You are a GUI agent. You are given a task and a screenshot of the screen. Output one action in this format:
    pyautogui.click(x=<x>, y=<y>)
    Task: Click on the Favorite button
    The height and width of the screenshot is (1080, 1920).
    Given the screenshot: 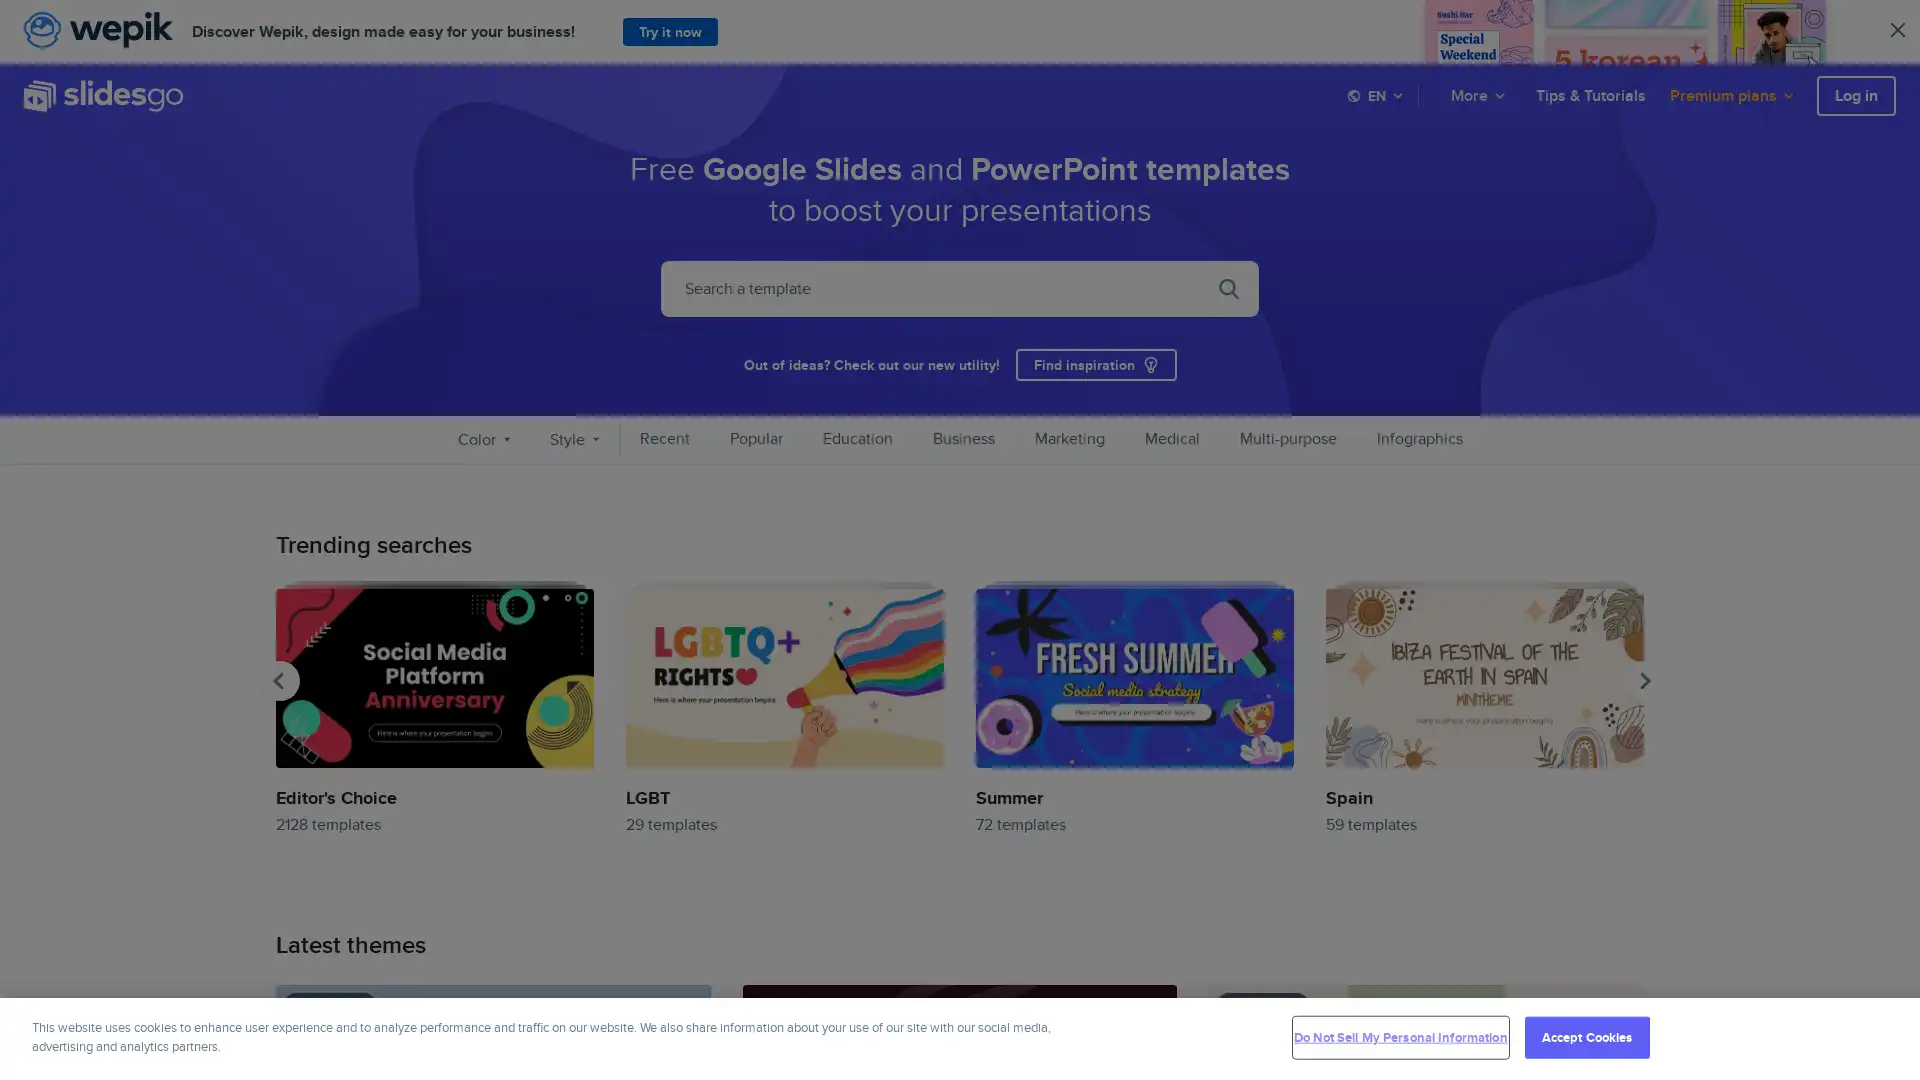 What is the action you would take?
    pyautogui.click(x=1622, y=1006)
    